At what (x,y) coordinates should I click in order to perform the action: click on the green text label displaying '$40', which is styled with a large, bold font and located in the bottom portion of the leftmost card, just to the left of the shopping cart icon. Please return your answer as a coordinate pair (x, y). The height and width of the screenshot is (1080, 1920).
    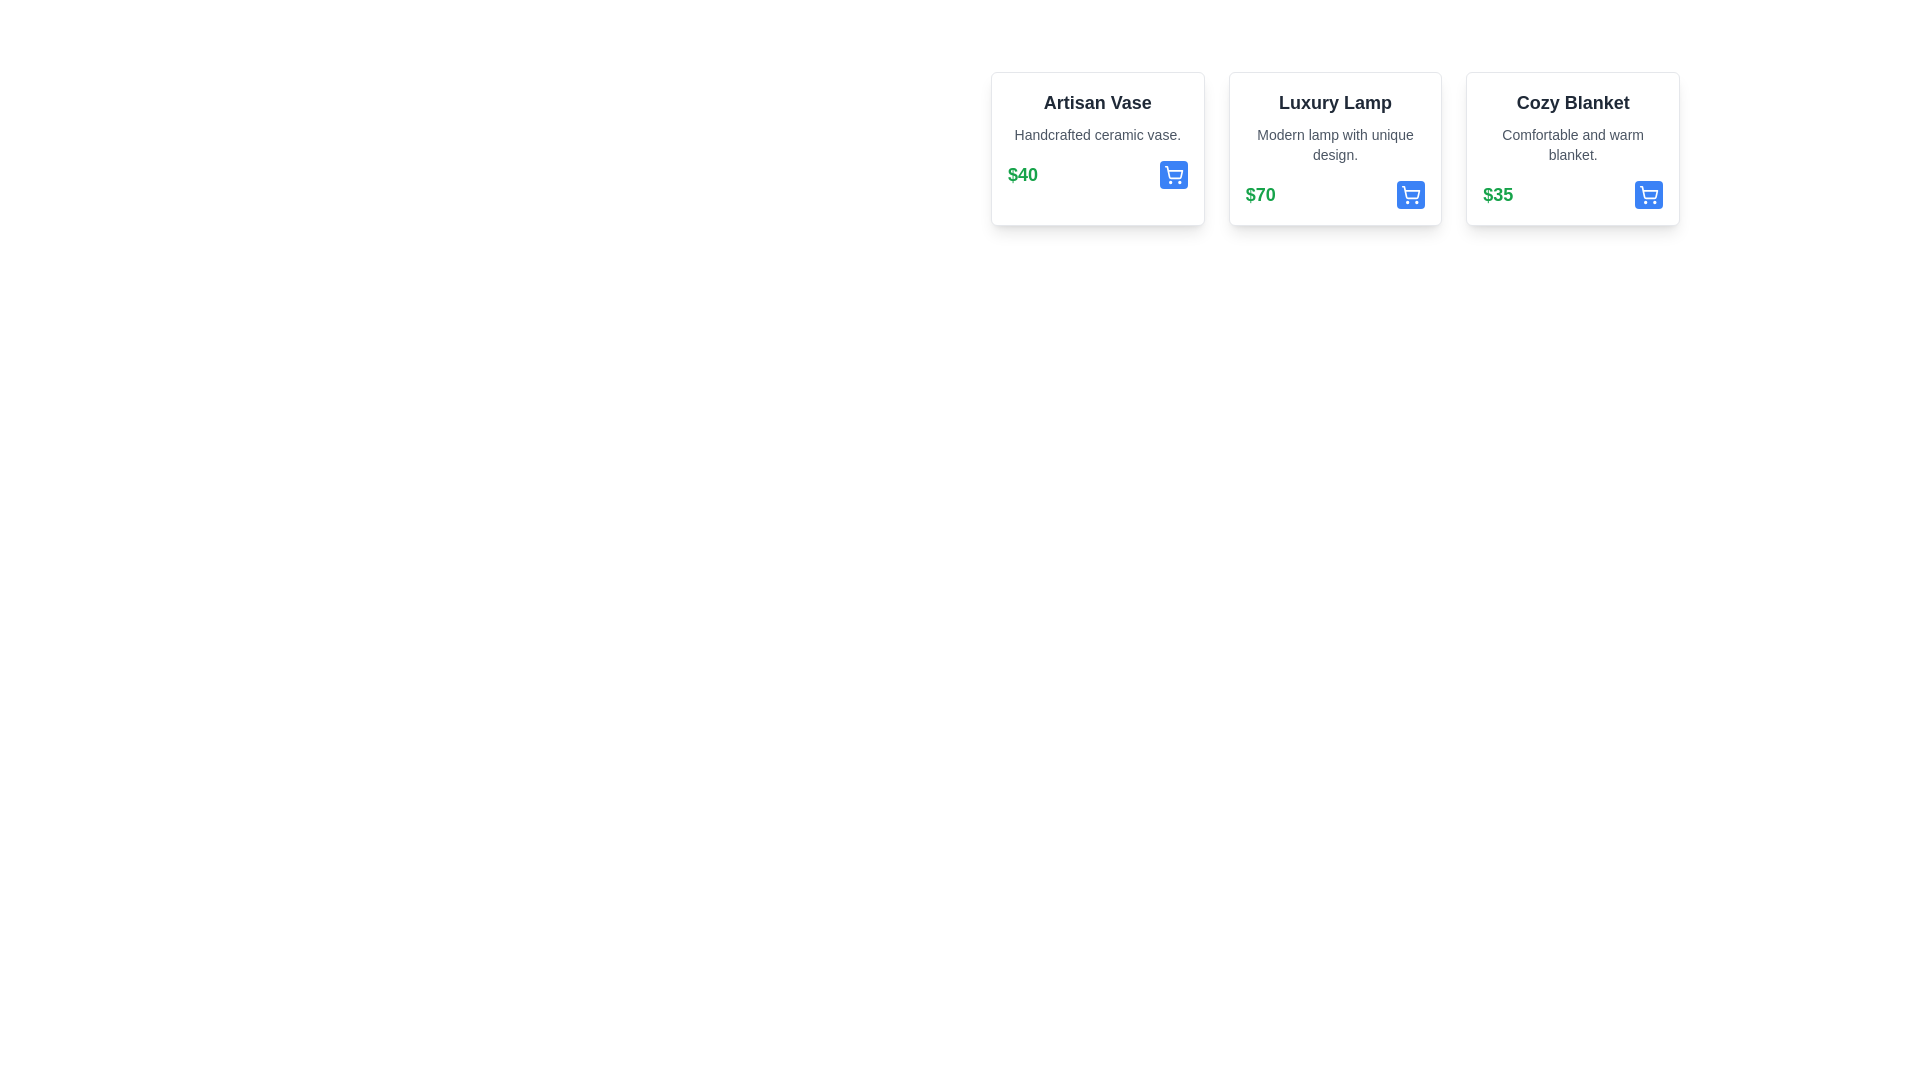
    Looking at the image, I should click on (1022, 173).